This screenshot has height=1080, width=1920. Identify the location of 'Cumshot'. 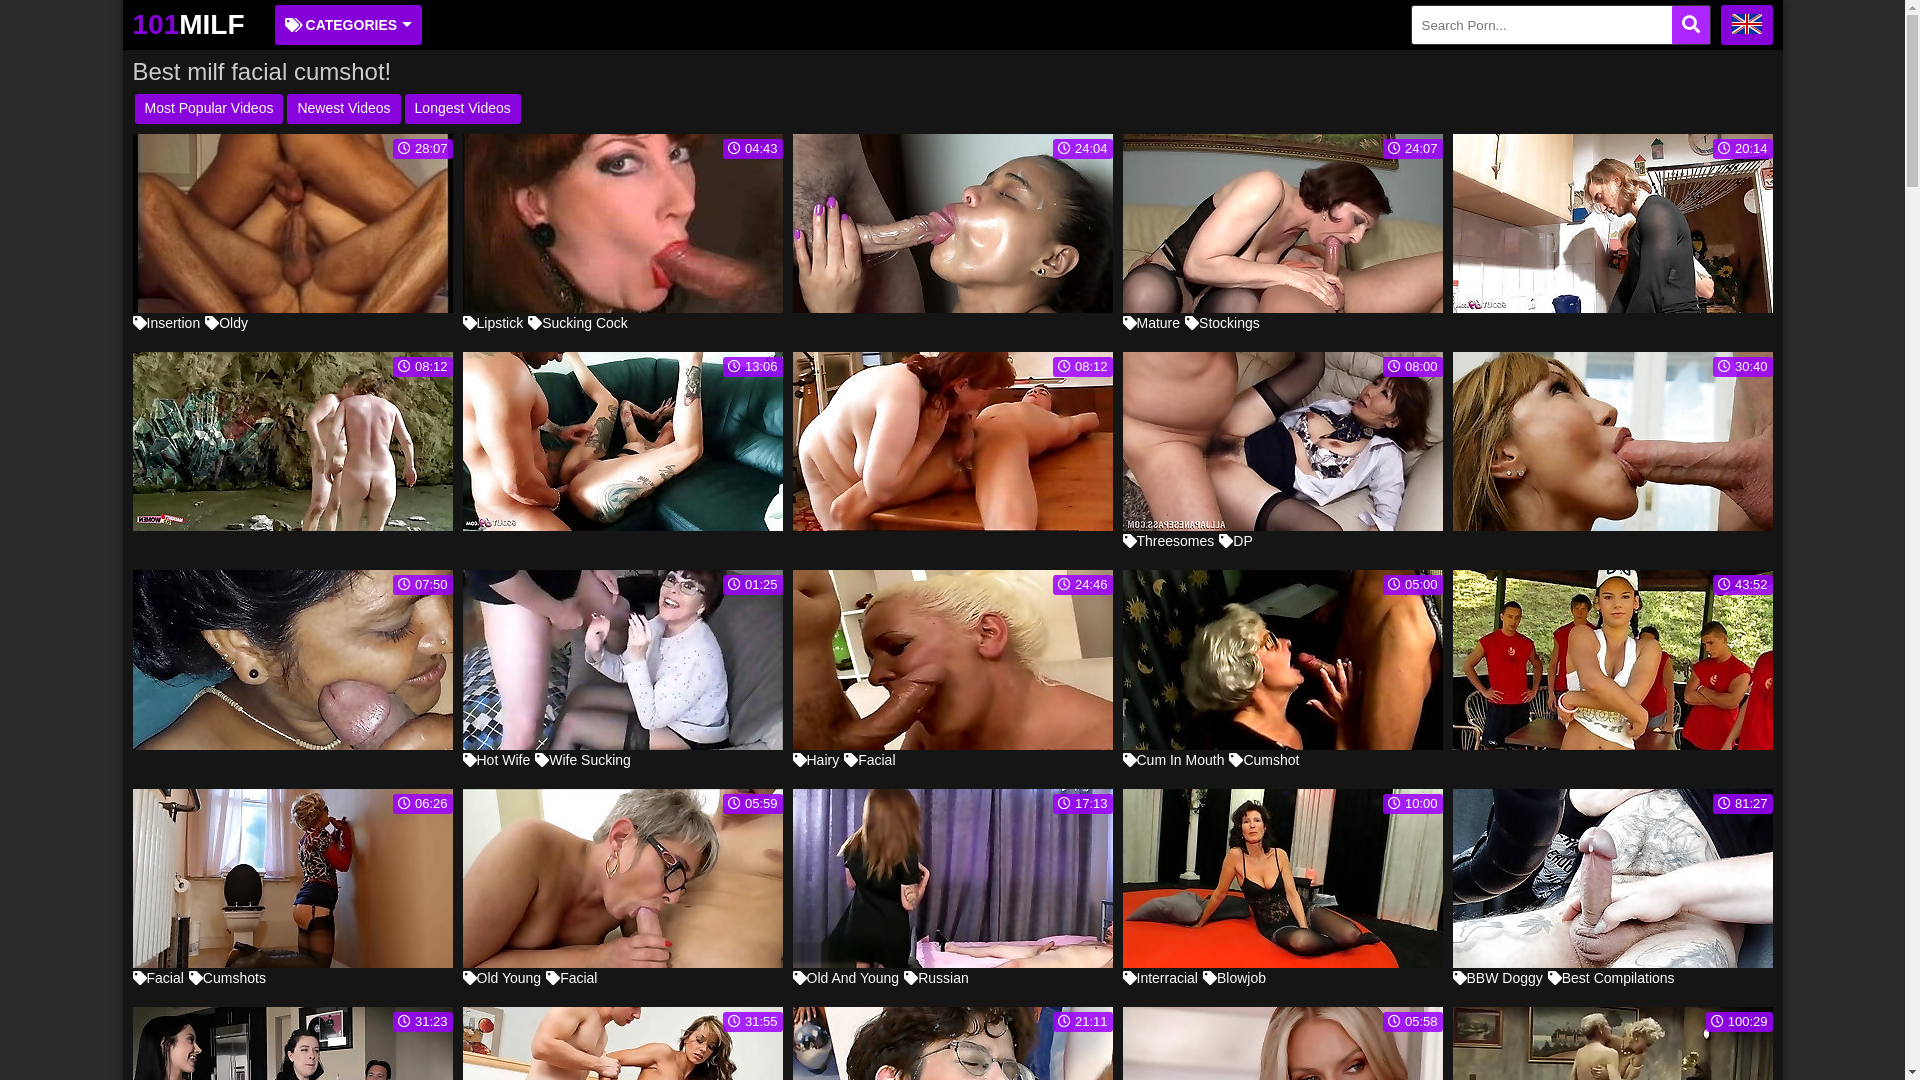
(1227, 759).